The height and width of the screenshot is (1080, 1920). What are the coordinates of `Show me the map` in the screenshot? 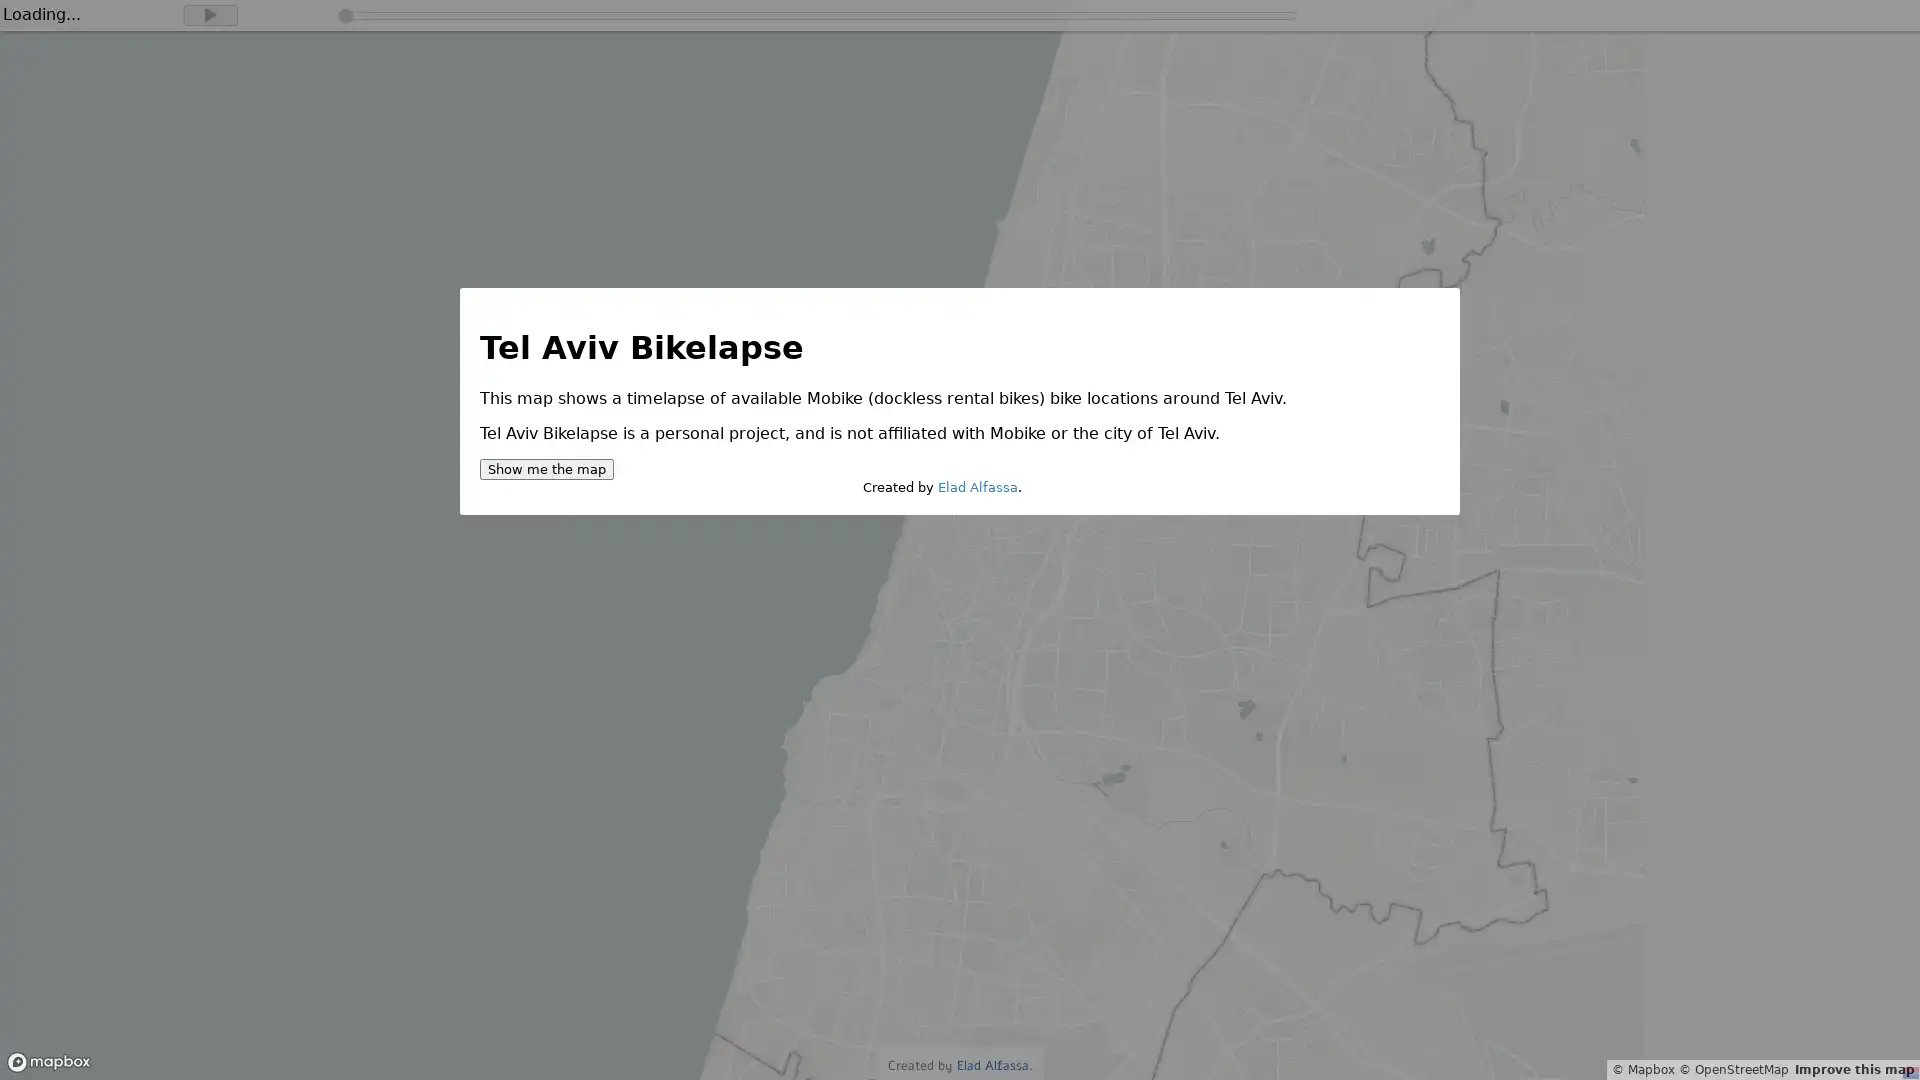 It's located at (547, 468).